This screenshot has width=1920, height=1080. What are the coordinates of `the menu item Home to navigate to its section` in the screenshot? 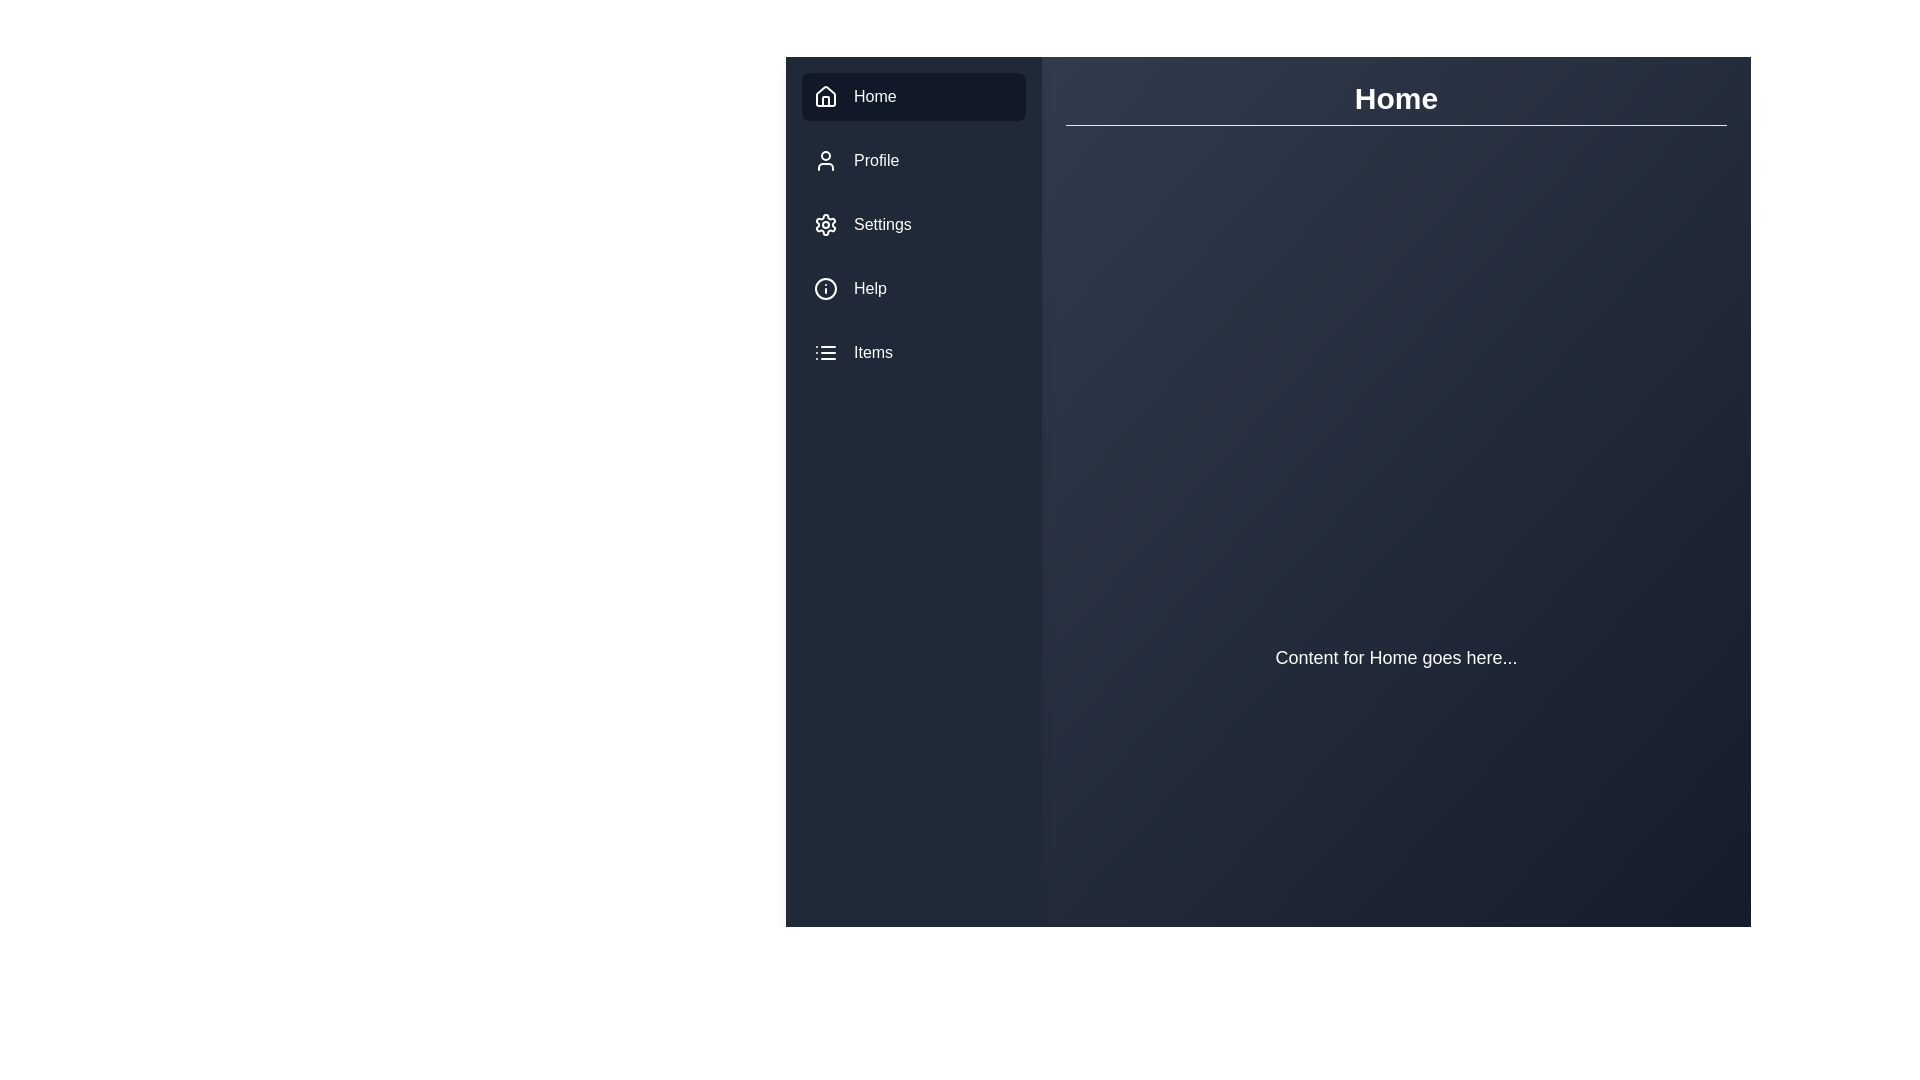 It's located at (912, 96).